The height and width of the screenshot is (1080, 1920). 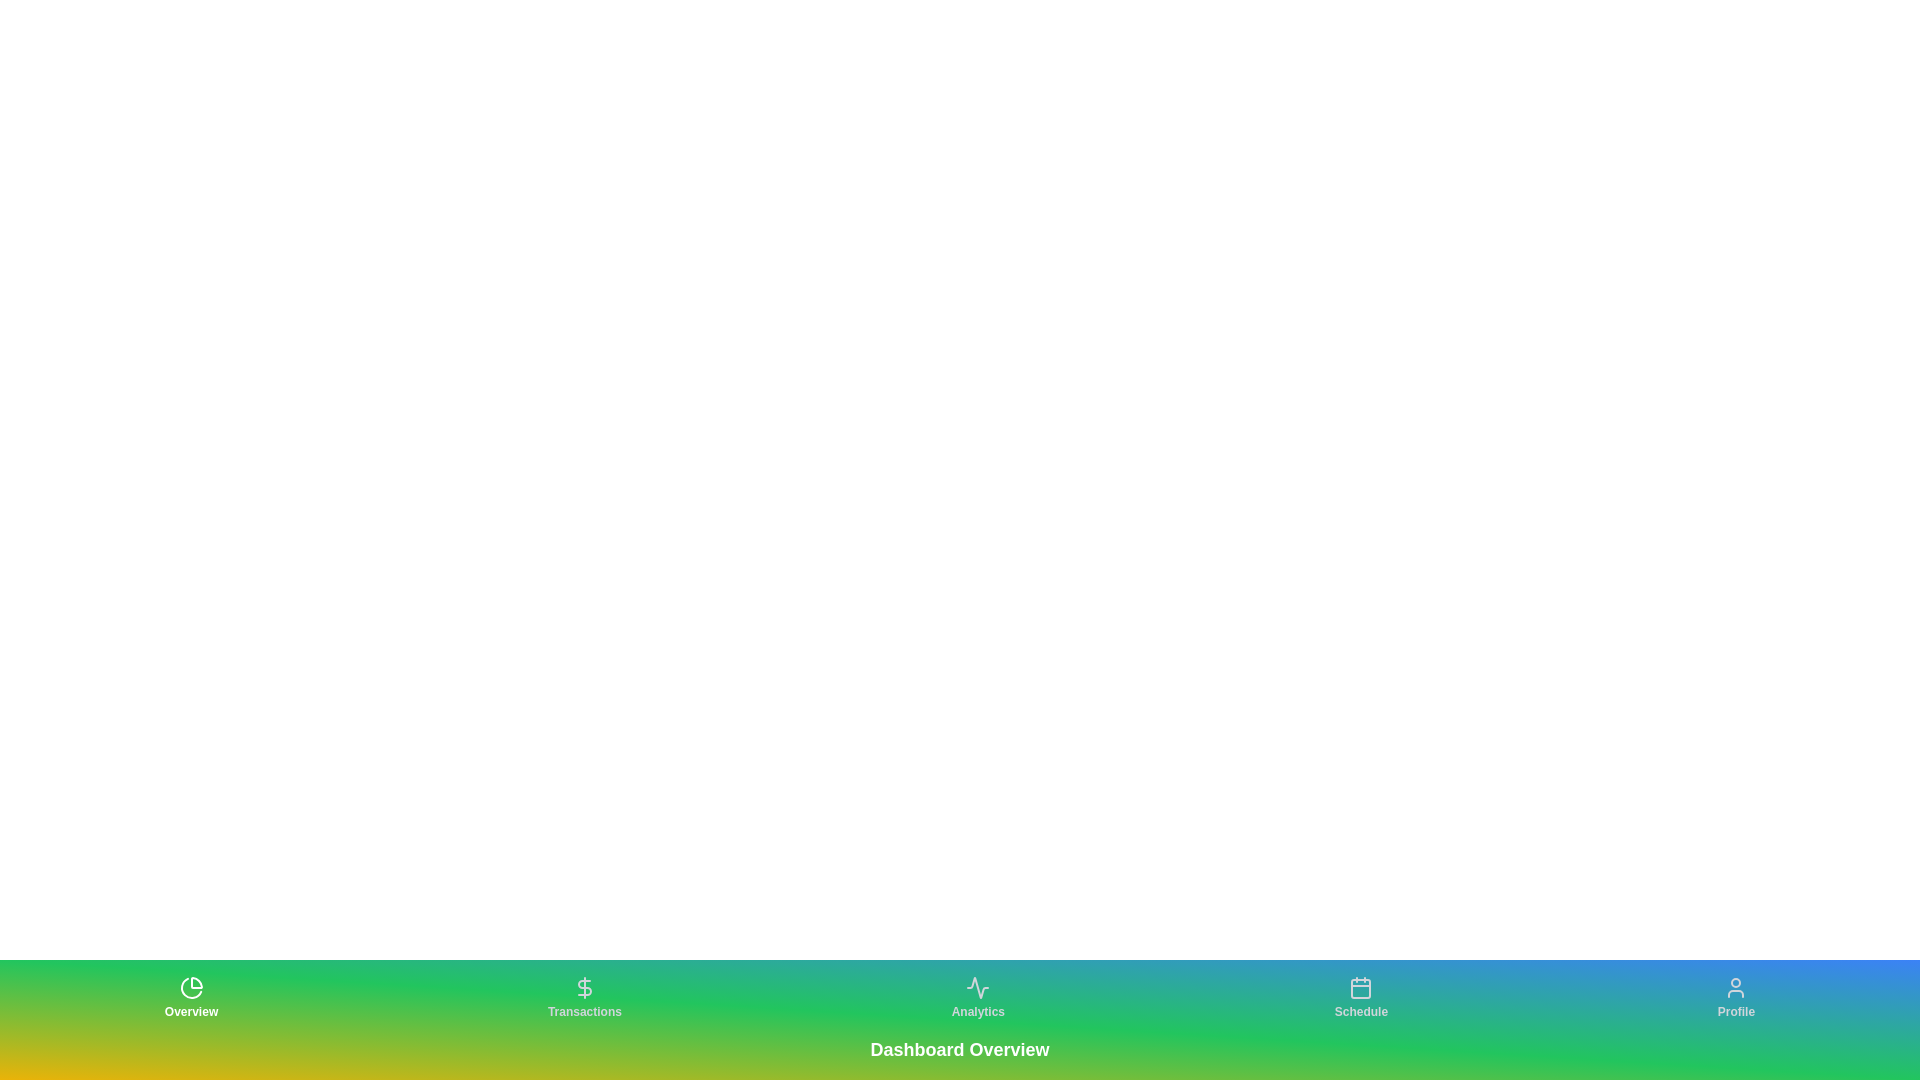 What do you see at coordinates (978, 998) in the screenshot?
I see `the tab labeled Analytics to observe its hover effect` at bounding box center [978, 998].